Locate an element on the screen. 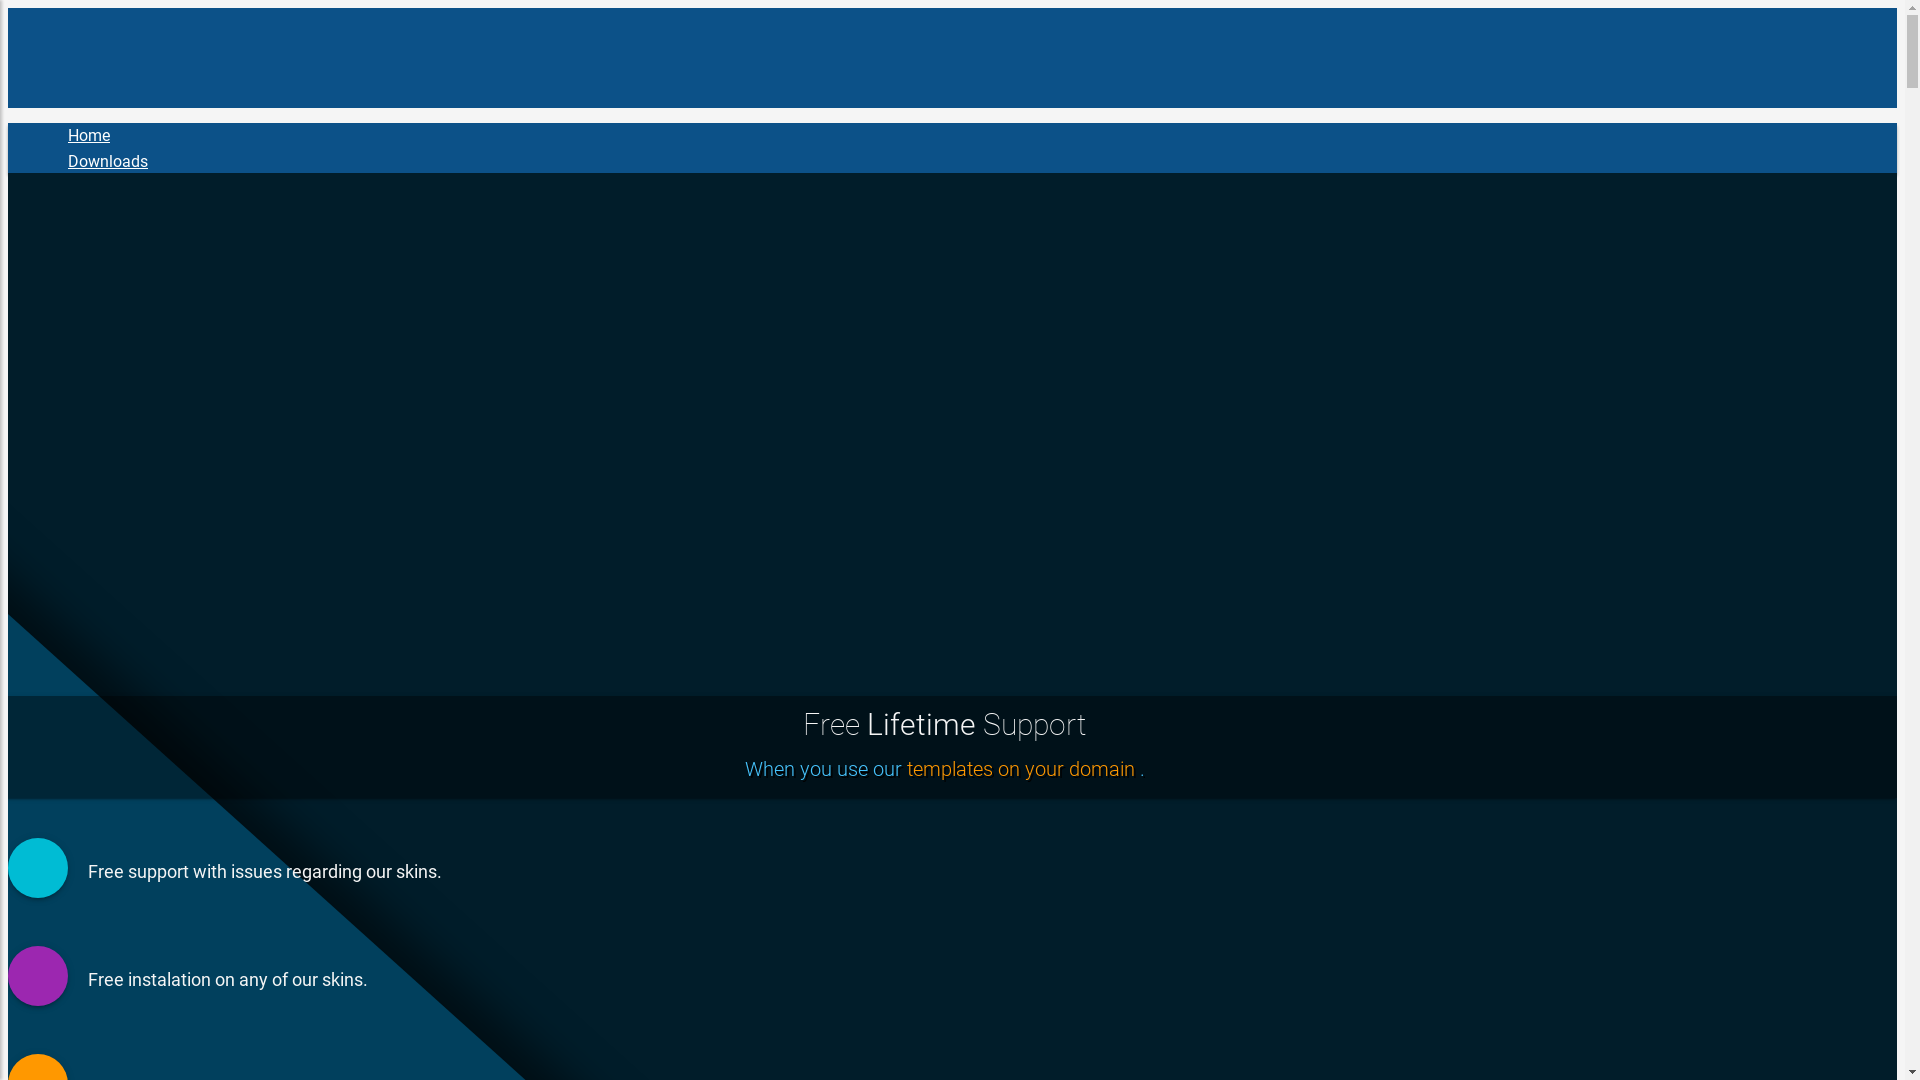 Image resolution: width=1920 pixels, height=1080 pixels. 'Downloads' is located at coordinates (106, 161).